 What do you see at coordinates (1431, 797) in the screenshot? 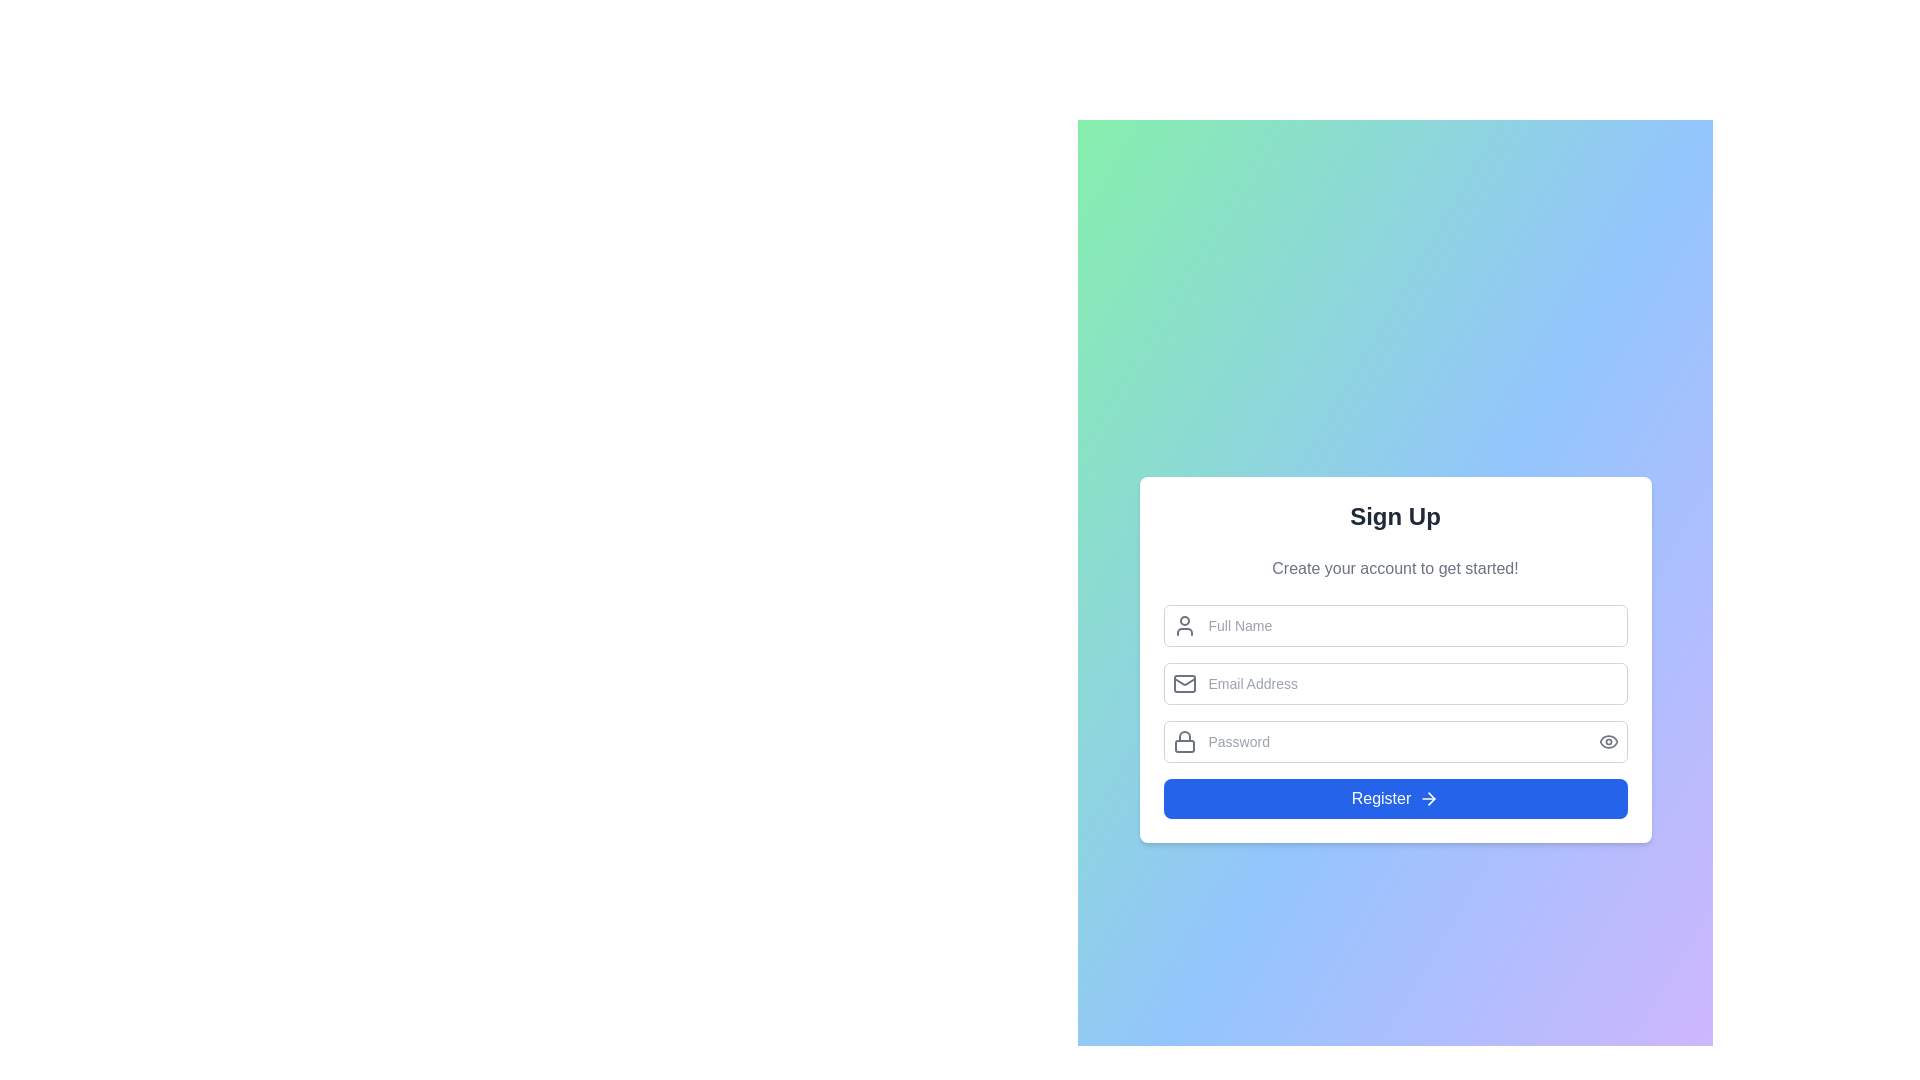
I see `the SVG graphic icon representing an arrow located within the bottom-right section of the blue 'Register' button` at bounding box center [1431, 797].